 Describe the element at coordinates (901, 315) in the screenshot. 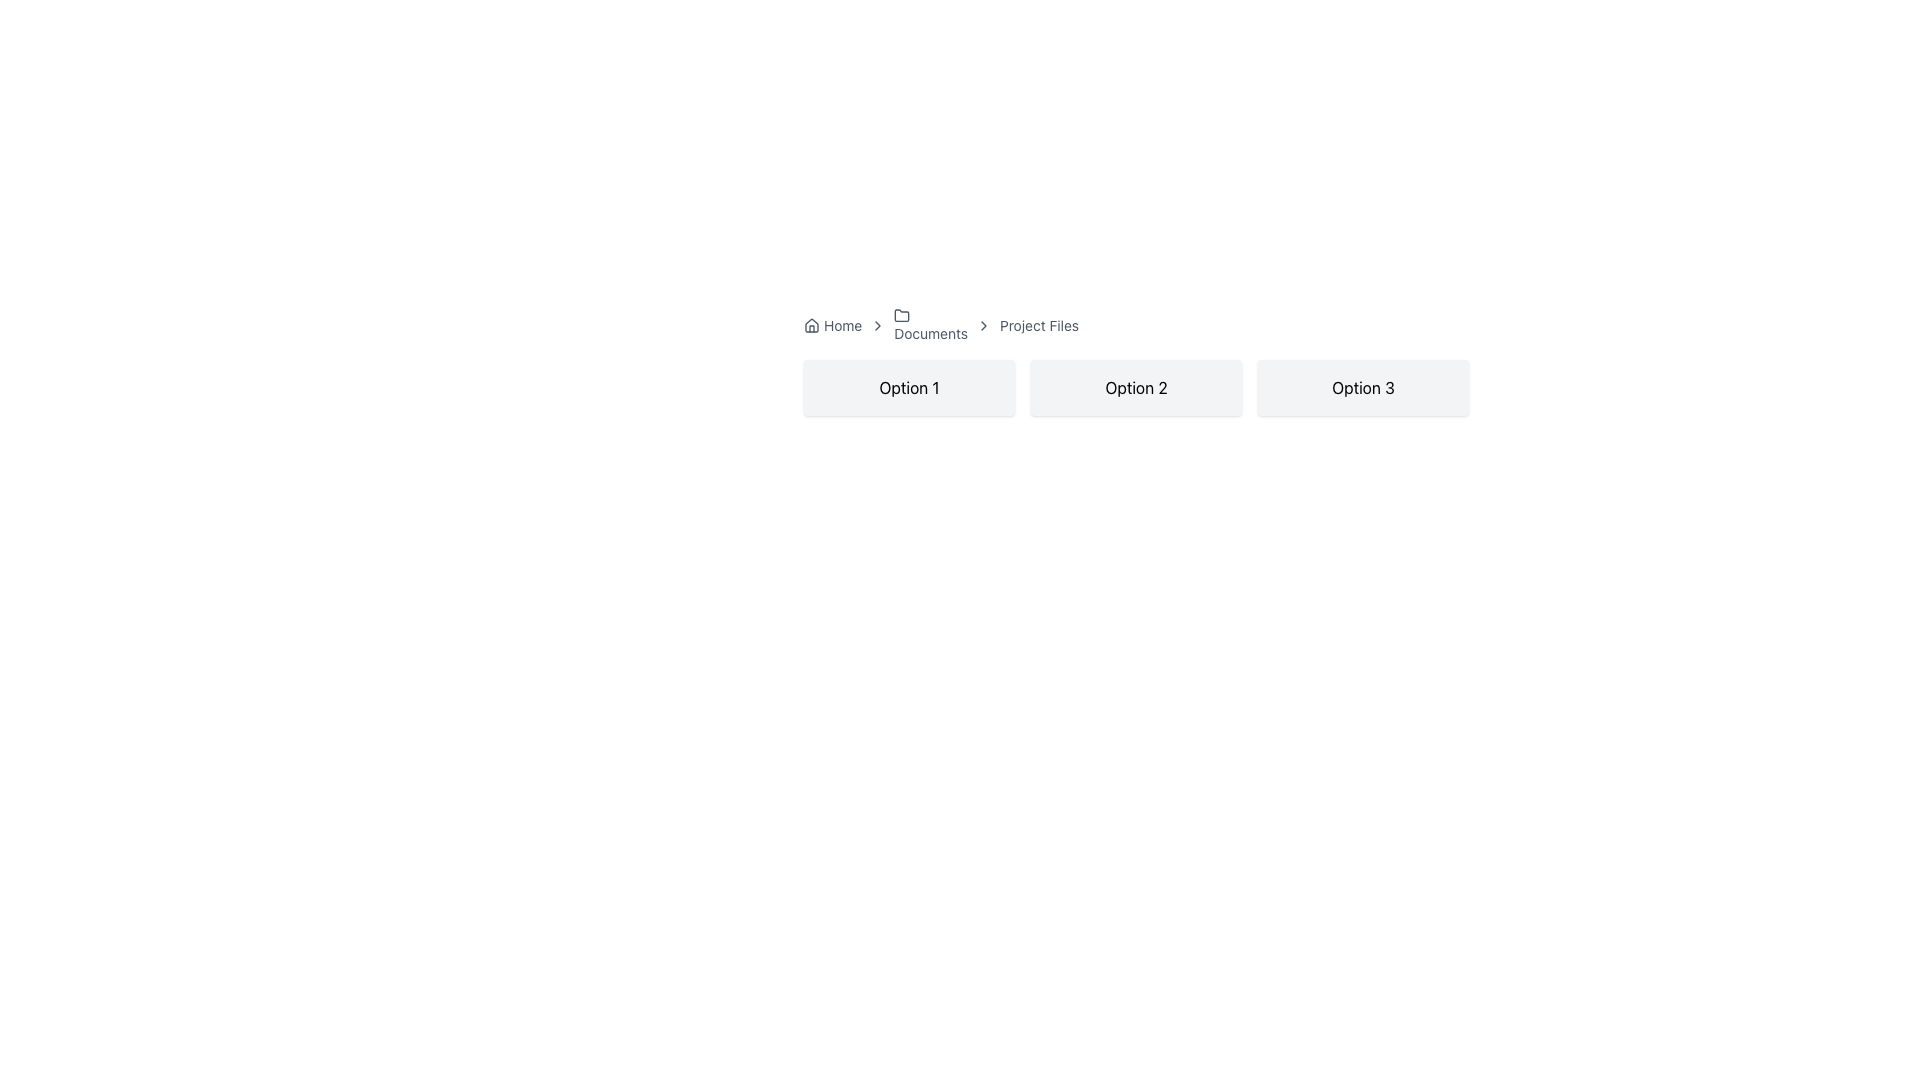

I see `the folder icon in the breadcrumb navigation bar, which visually represents the 'Documents' directory and is positioned between the 'Documents' and 'Project Files' labels` at that location.